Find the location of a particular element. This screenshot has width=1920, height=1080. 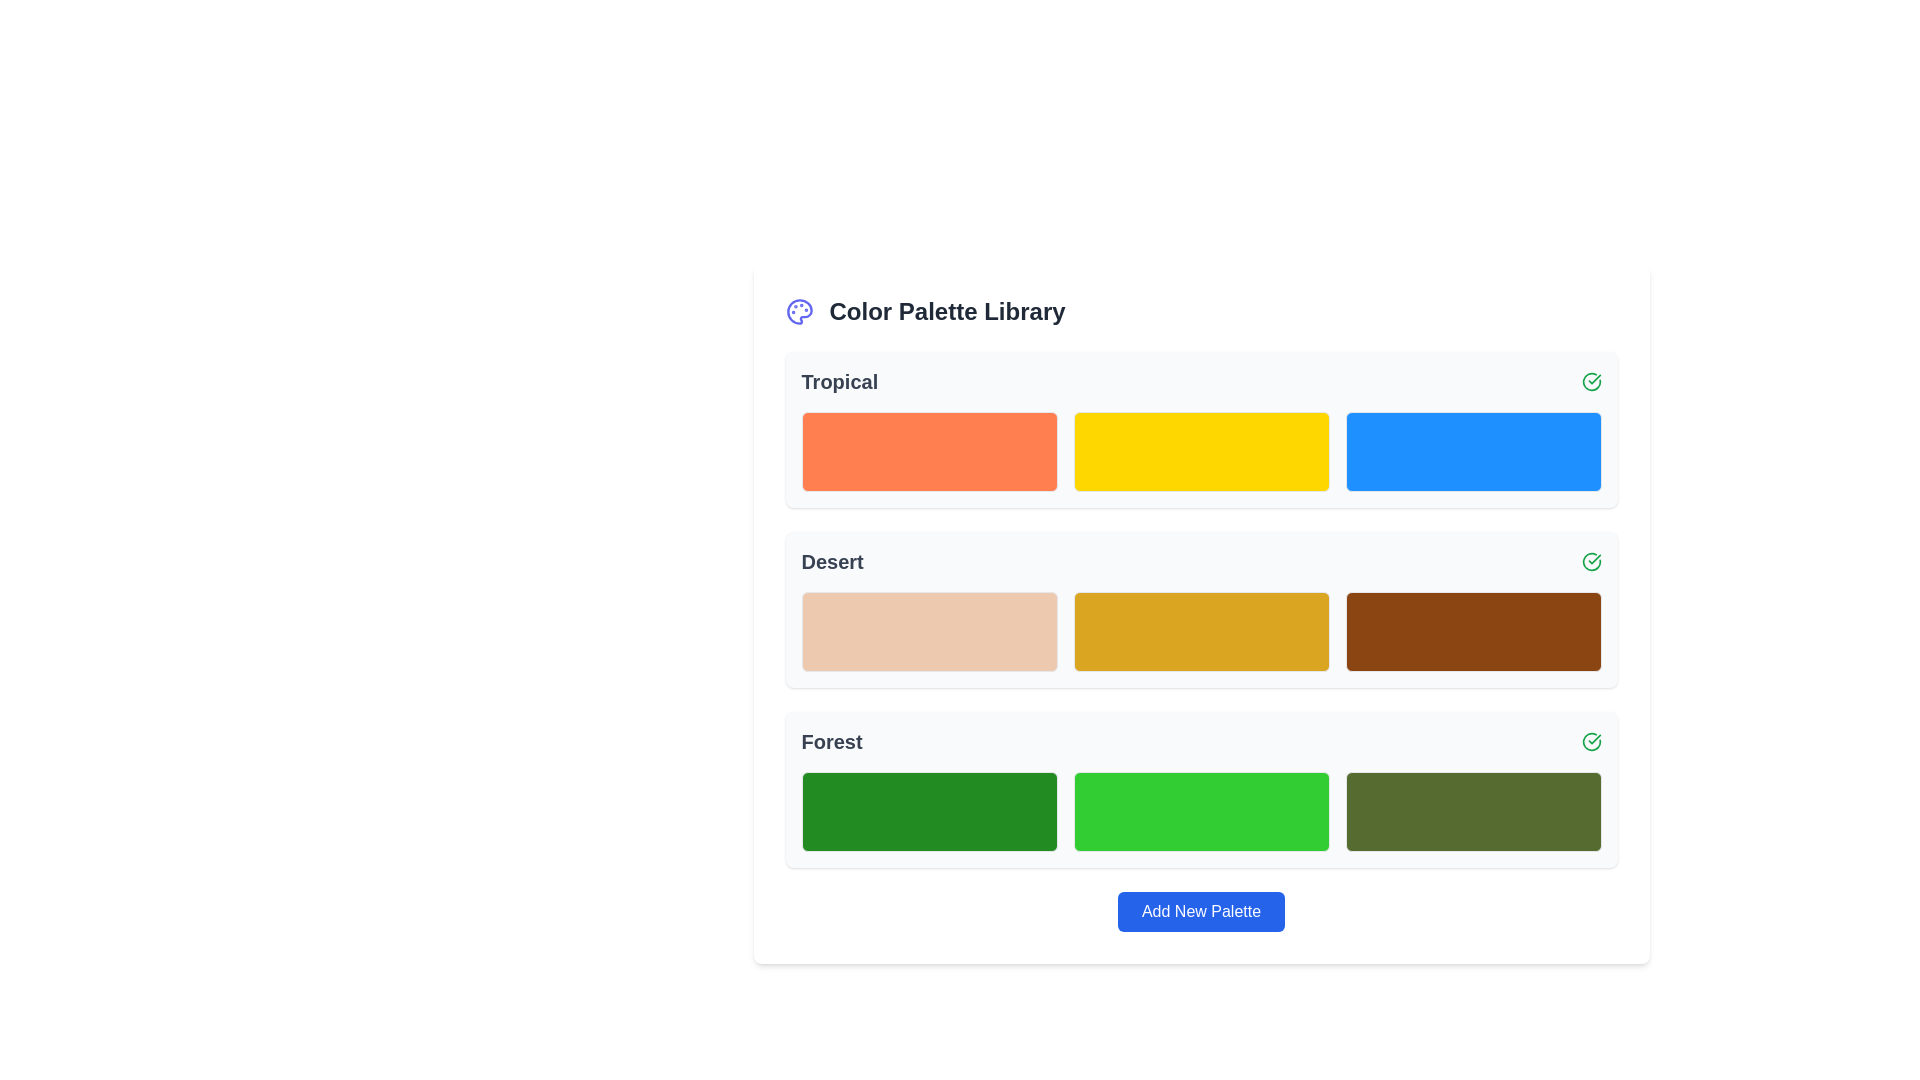

the circular outline component of the checkmark icon located at the far right of the 'Tropical' palette row is located at coordinates (1589, 560).